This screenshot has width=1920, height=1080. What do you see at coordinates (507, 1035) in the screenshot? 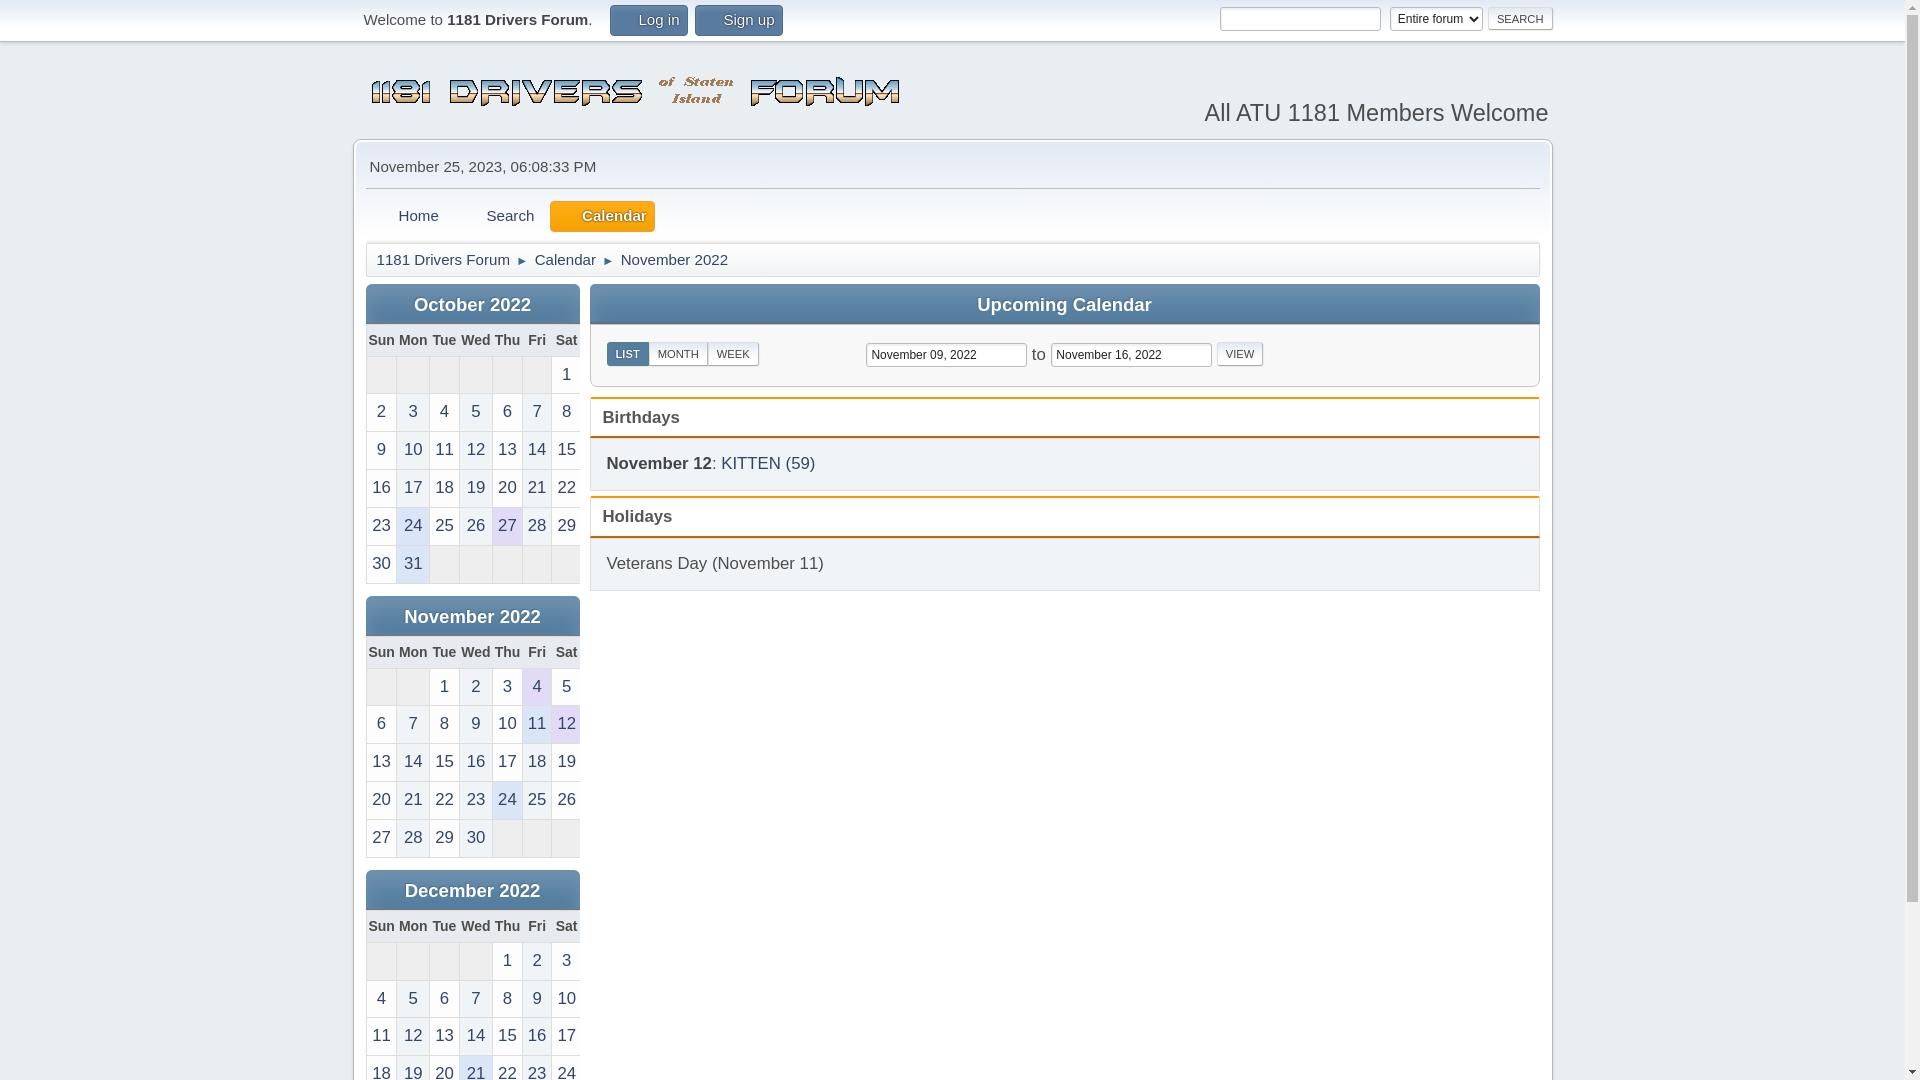
I see `'15'` at bounding box center [507, 1035].